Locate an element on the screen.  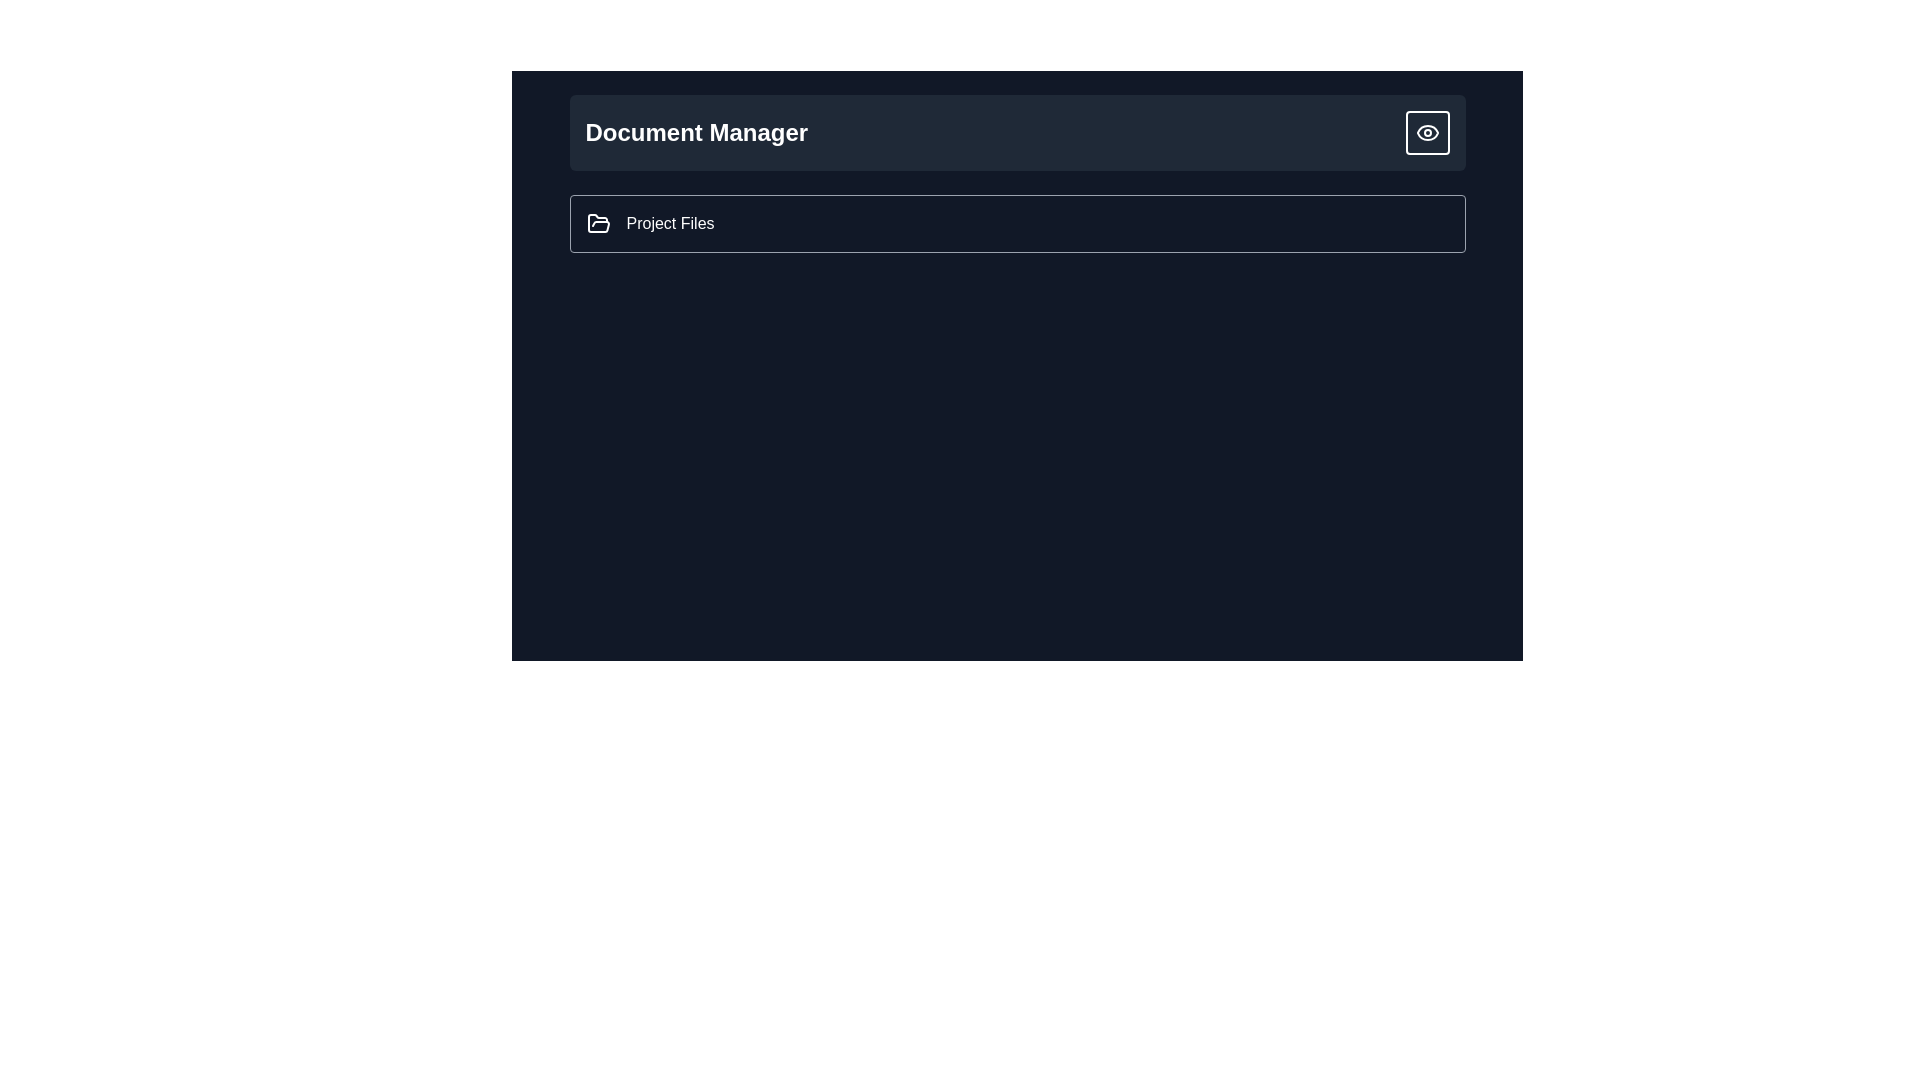
the visibility toggle button is located at coordinates (1426, 132).